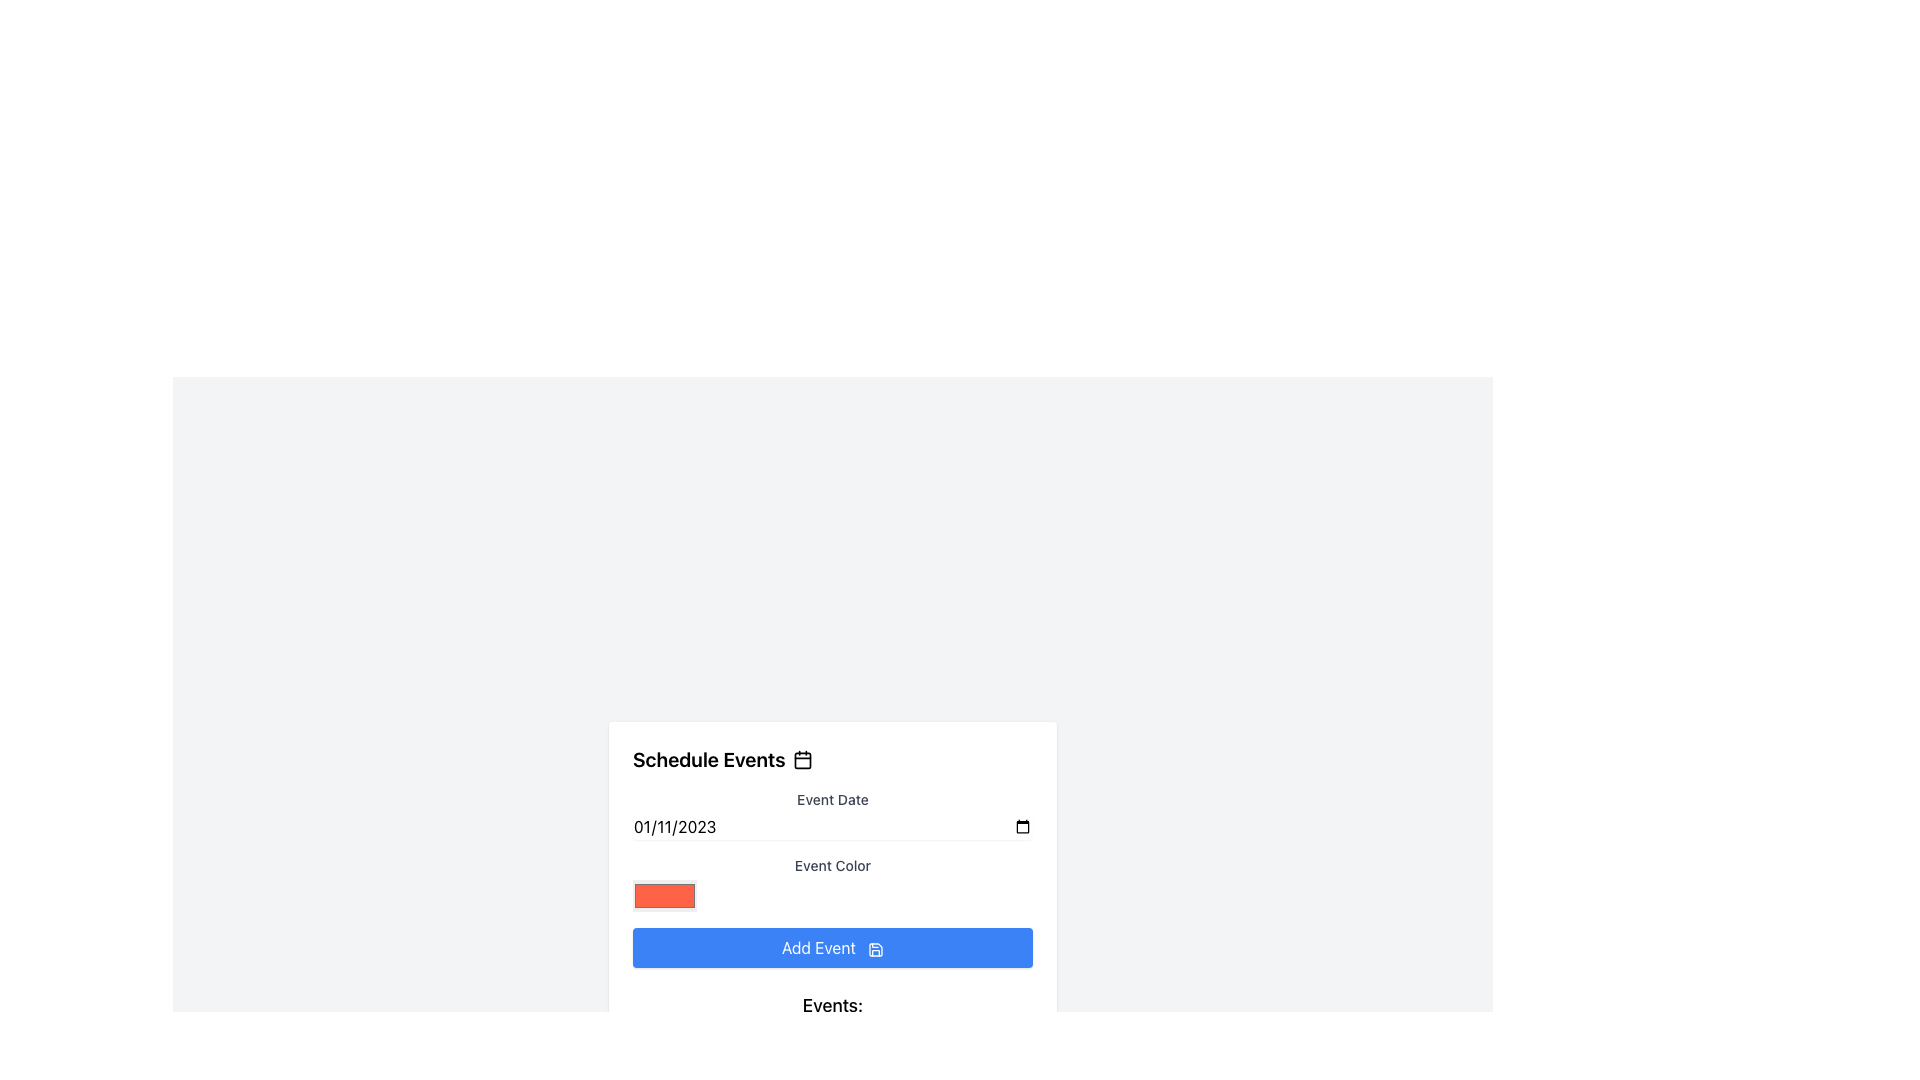  What do you see at coordinates (803, 759) in the screenshot?
I see `the calendar icon located to the right of the 'Schedule Events' label in the header of the form-like section` at bounding box center [803, 759].